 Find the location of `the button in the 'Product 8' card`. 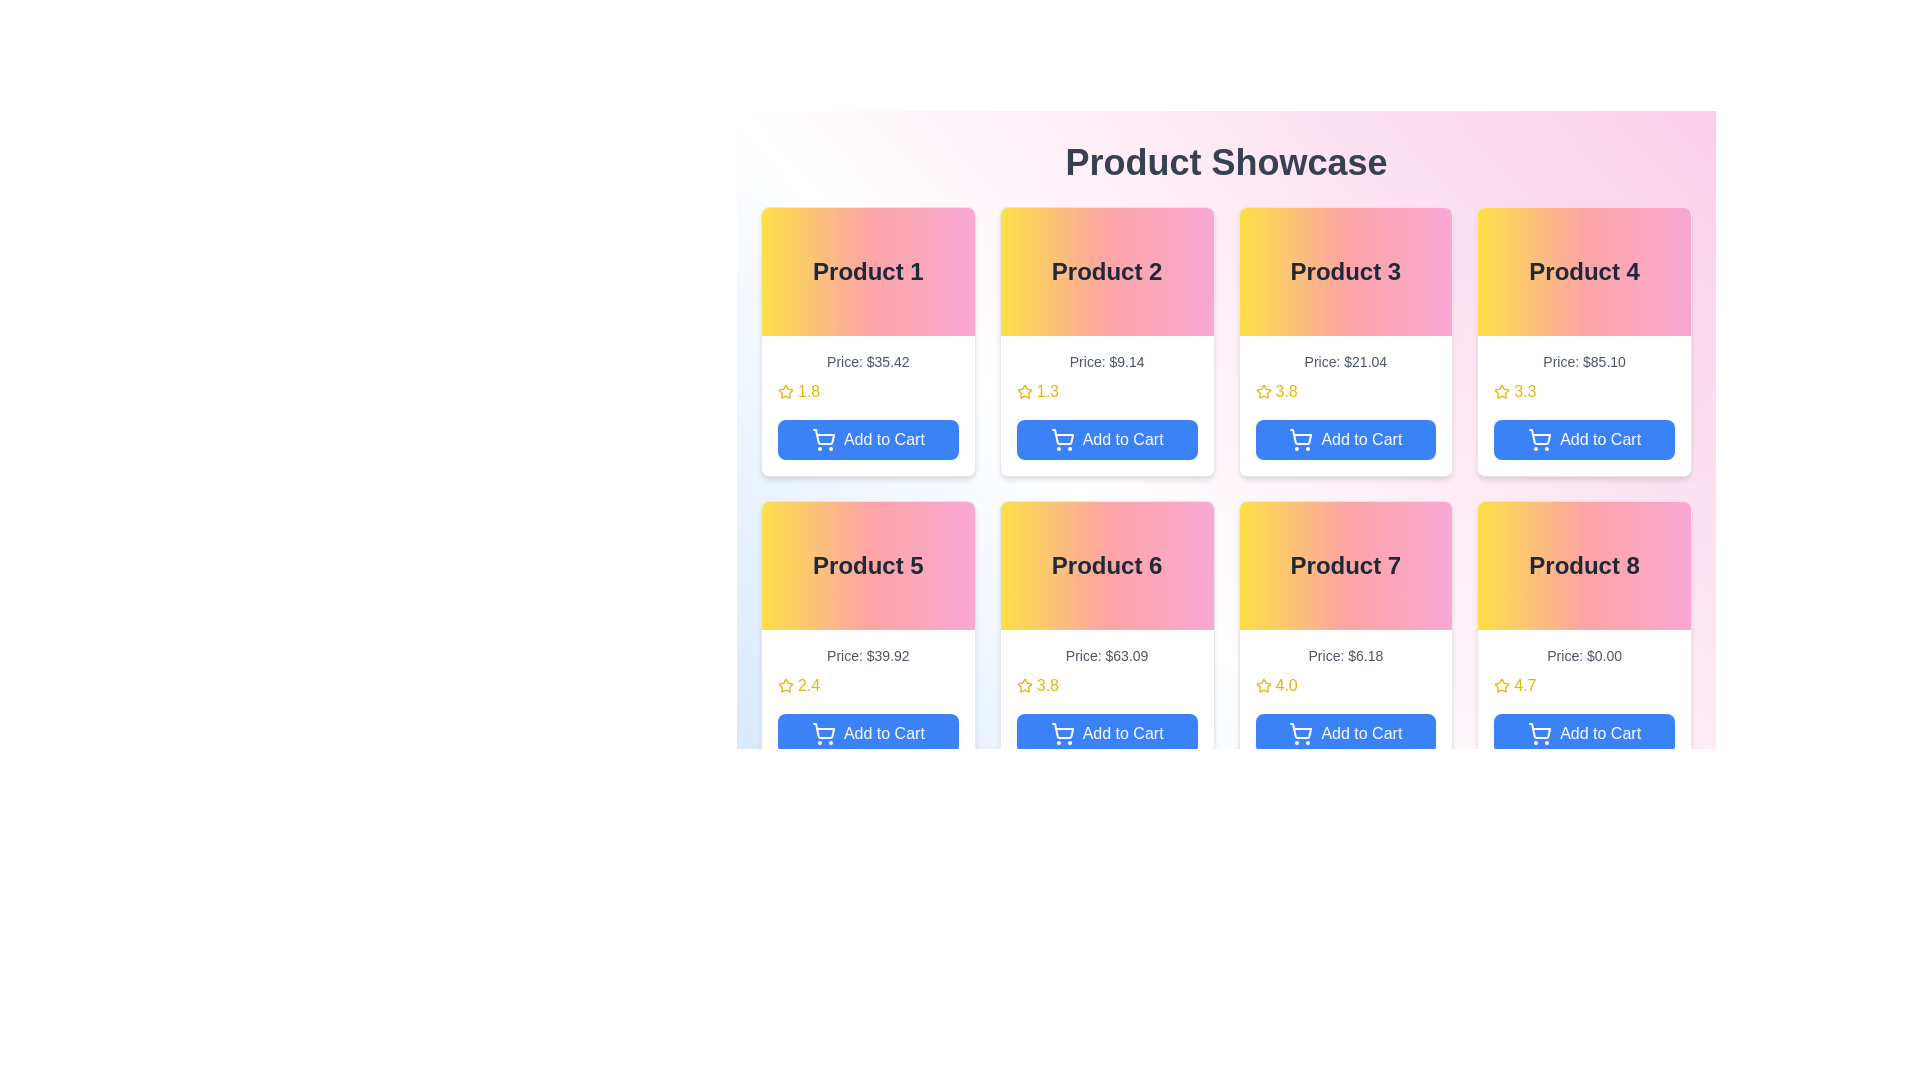

the button in the 'Product 8' card is located at coordinates (1583, 698).